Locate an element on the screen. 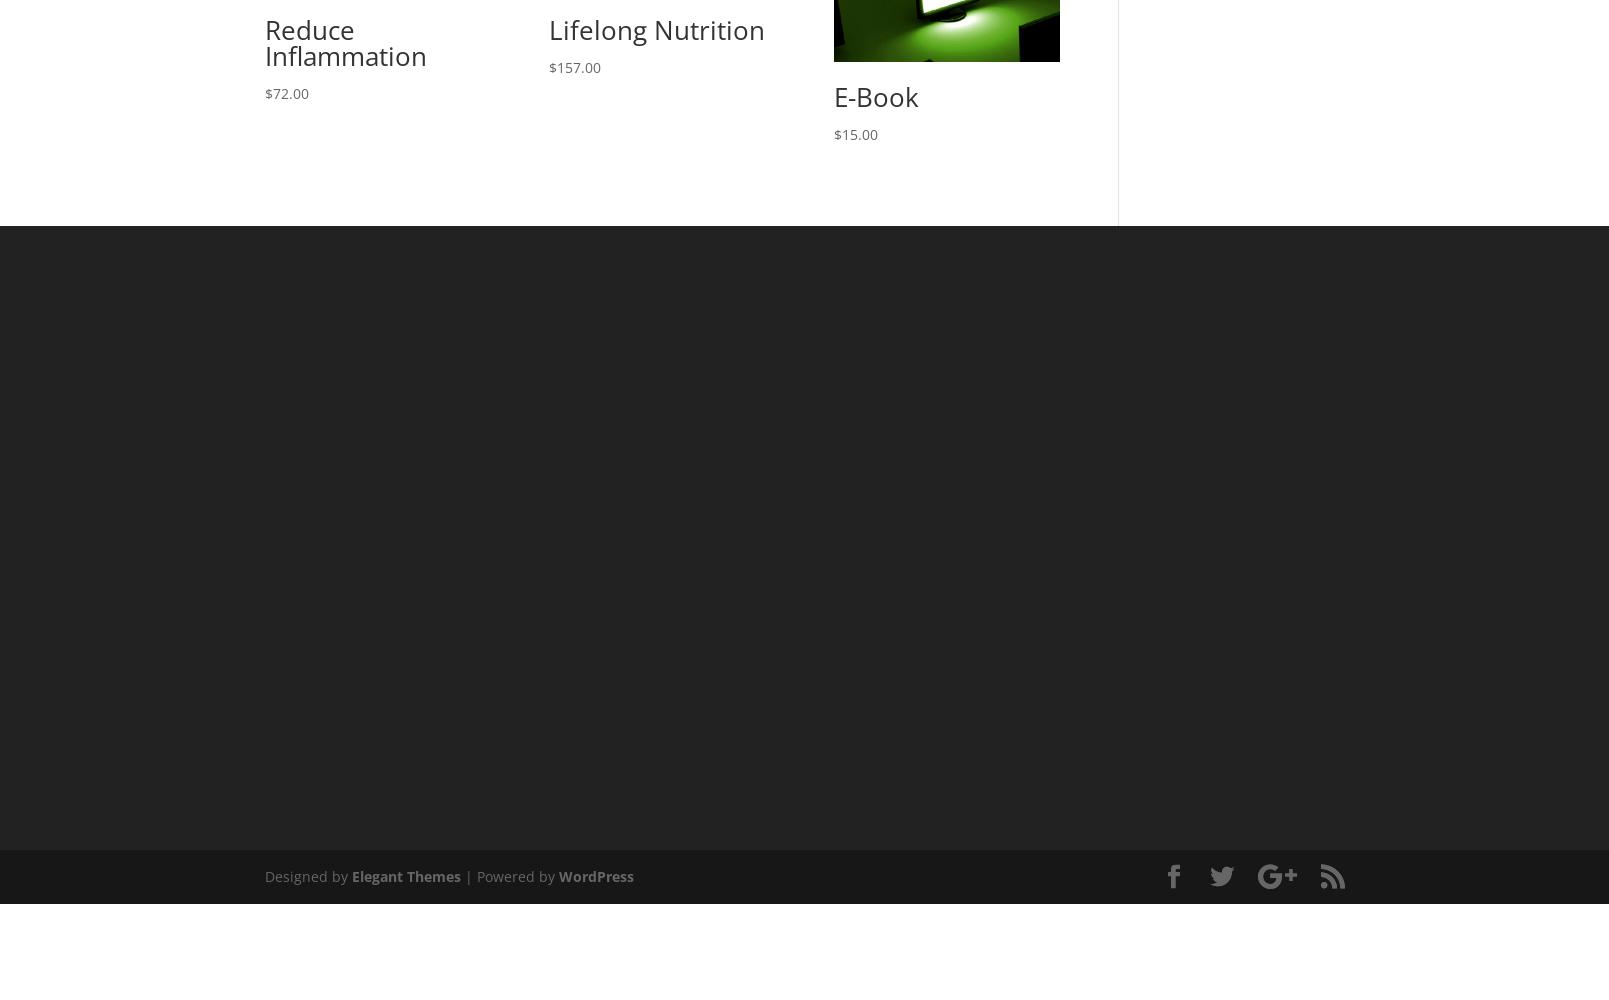 This screenshot has height=1000, width=1609. 'E-Book' is located at coordinates (875, 96).